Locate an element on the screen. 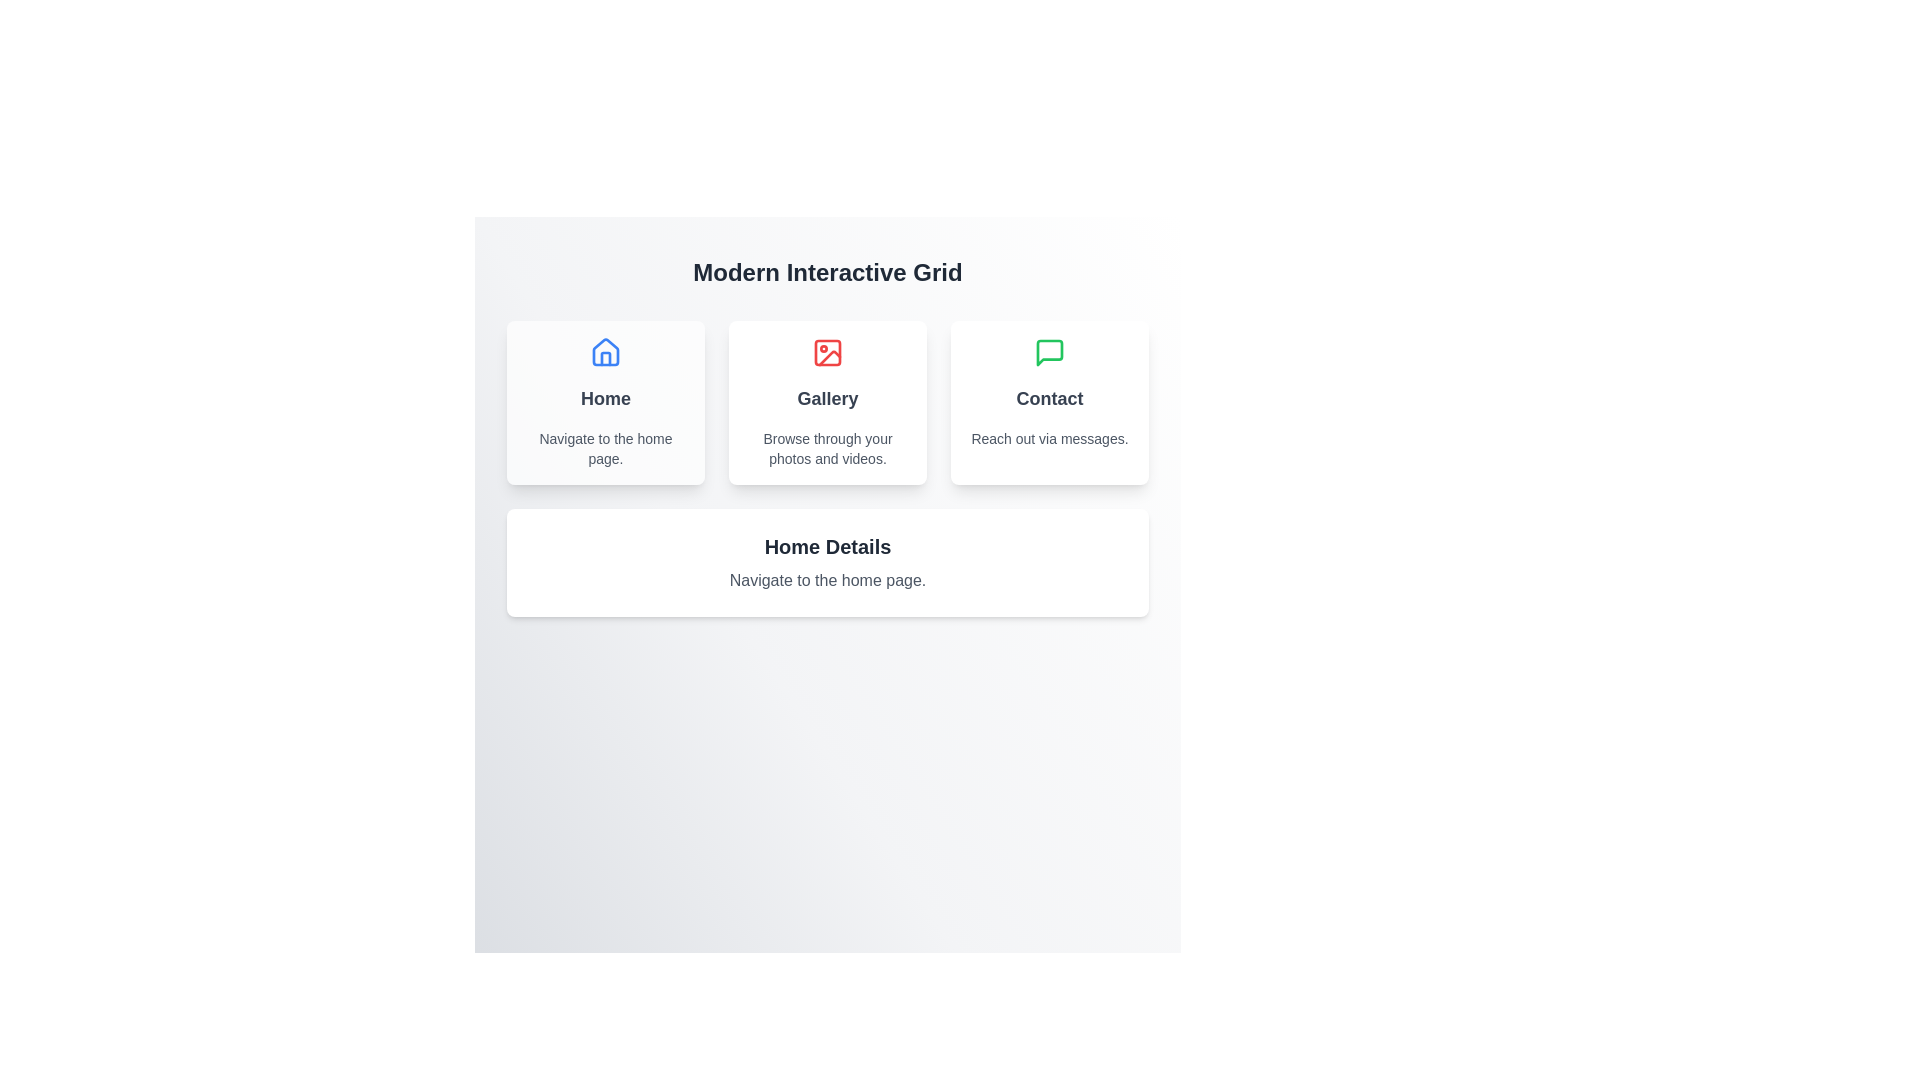 This screenshot has height=1080, width=1920. Interactive card with text and icon, which serves as a contact option for users, located as the third card in a grid layout in the top-right corner is located at coordinates (1049, 402).